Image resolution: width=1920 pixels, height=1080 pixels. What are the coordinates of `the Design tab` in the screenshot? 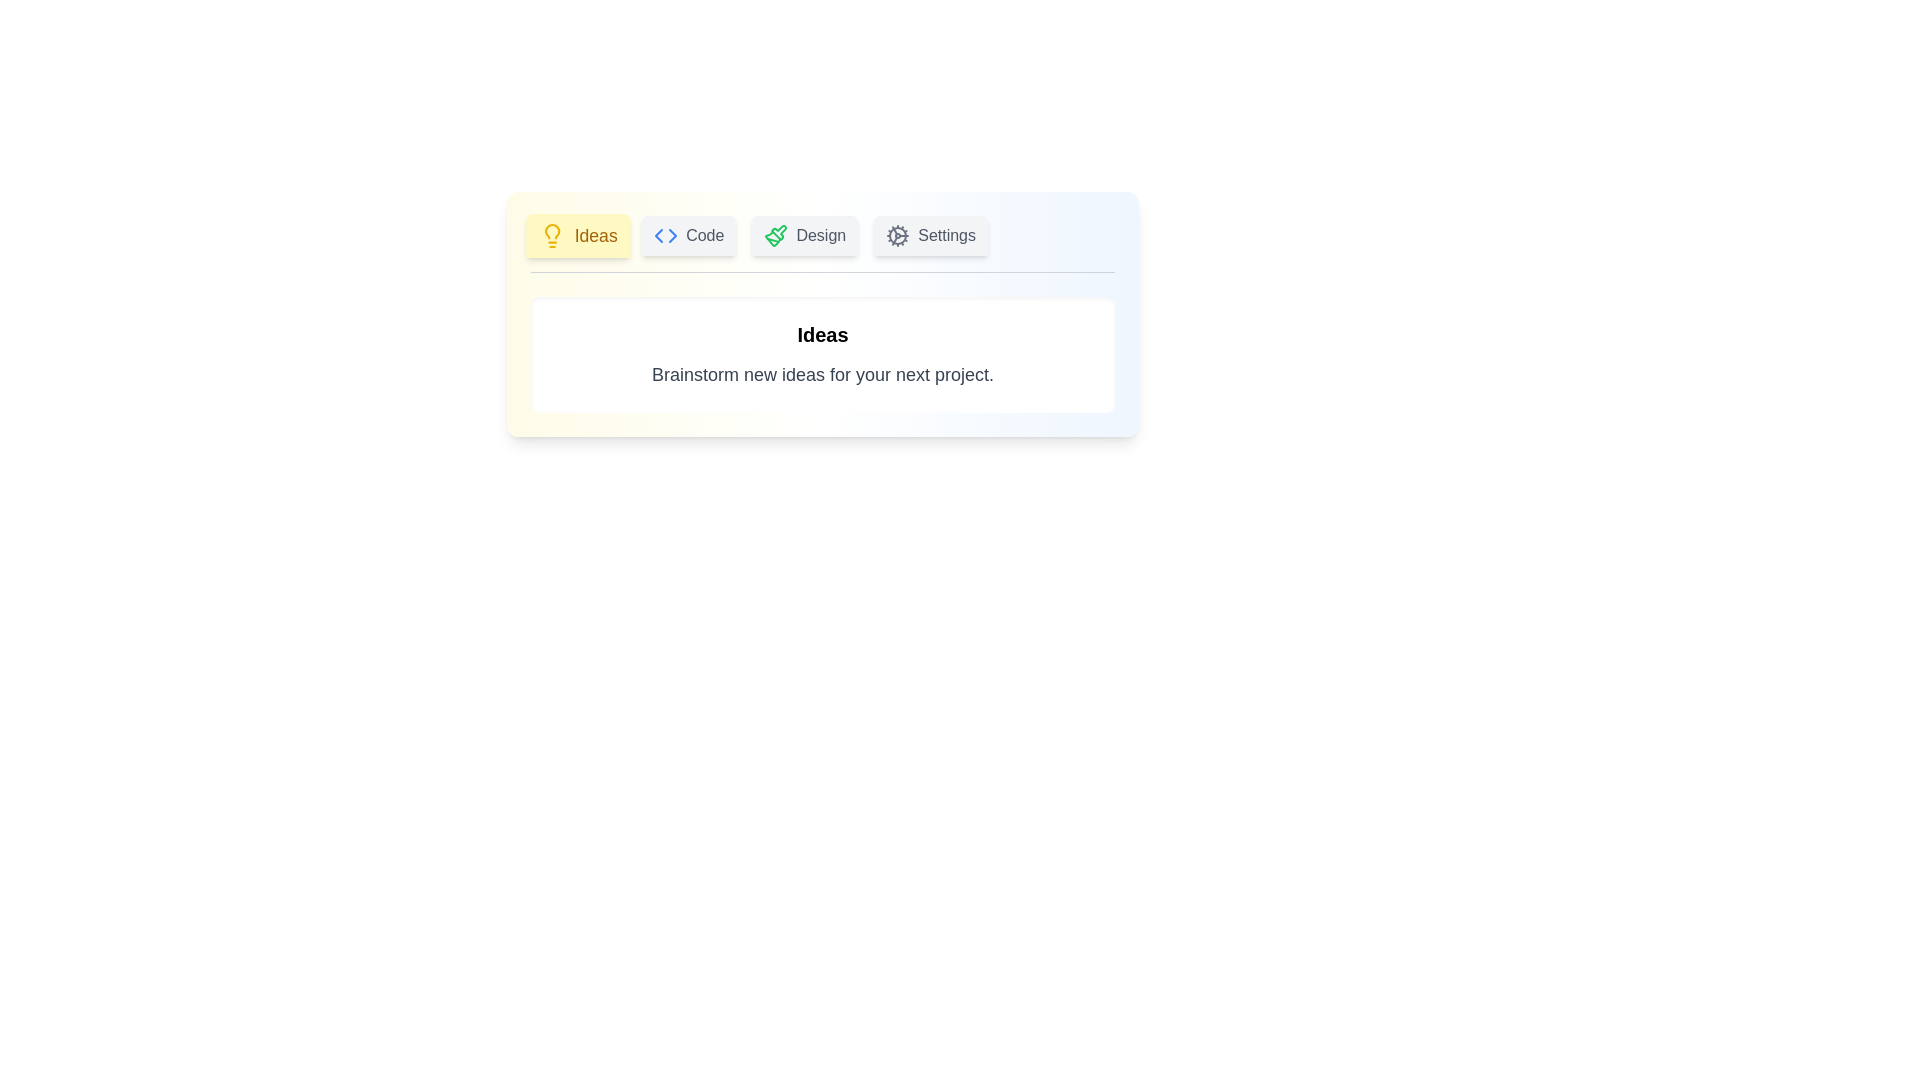 It's located at (805, 234).